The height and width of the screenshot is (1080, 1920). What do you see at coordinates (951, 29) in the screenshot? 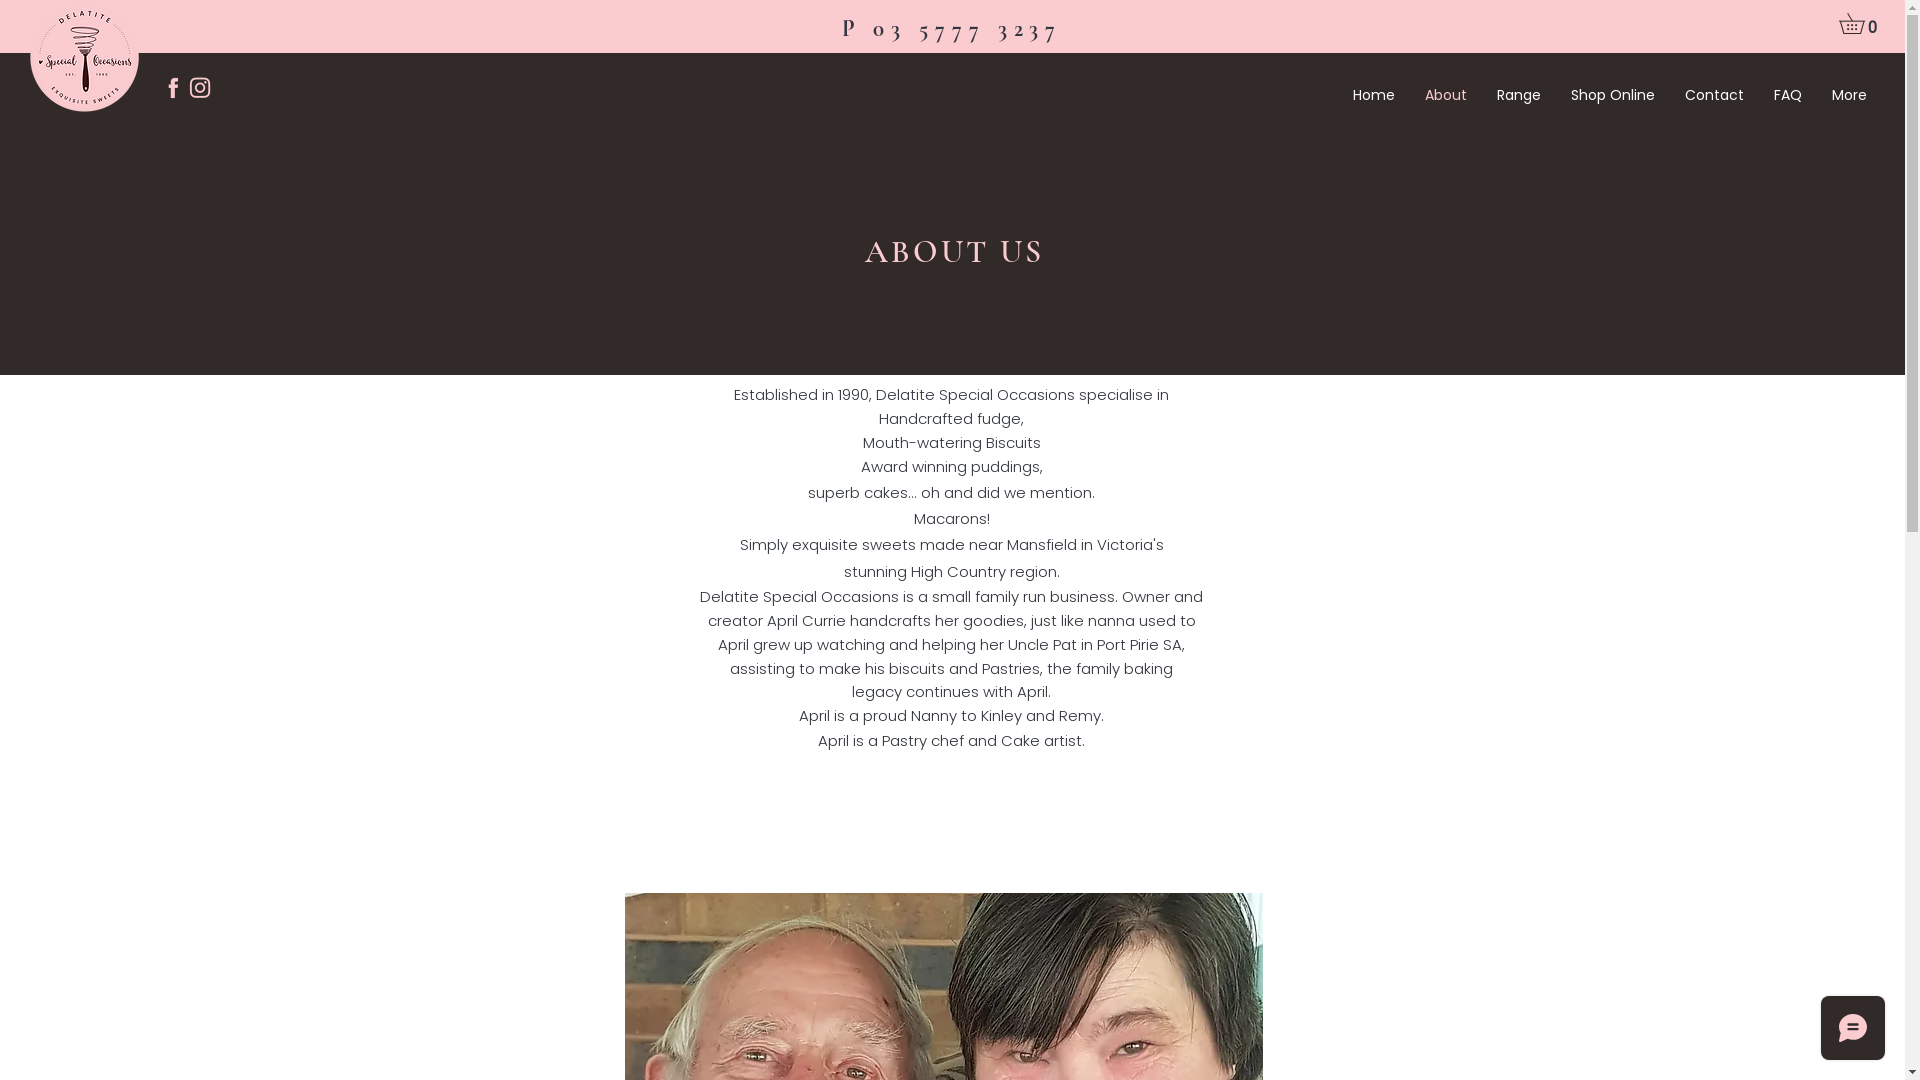
I see `'P 03 5777 3237'` at bounding box center [951, 29].